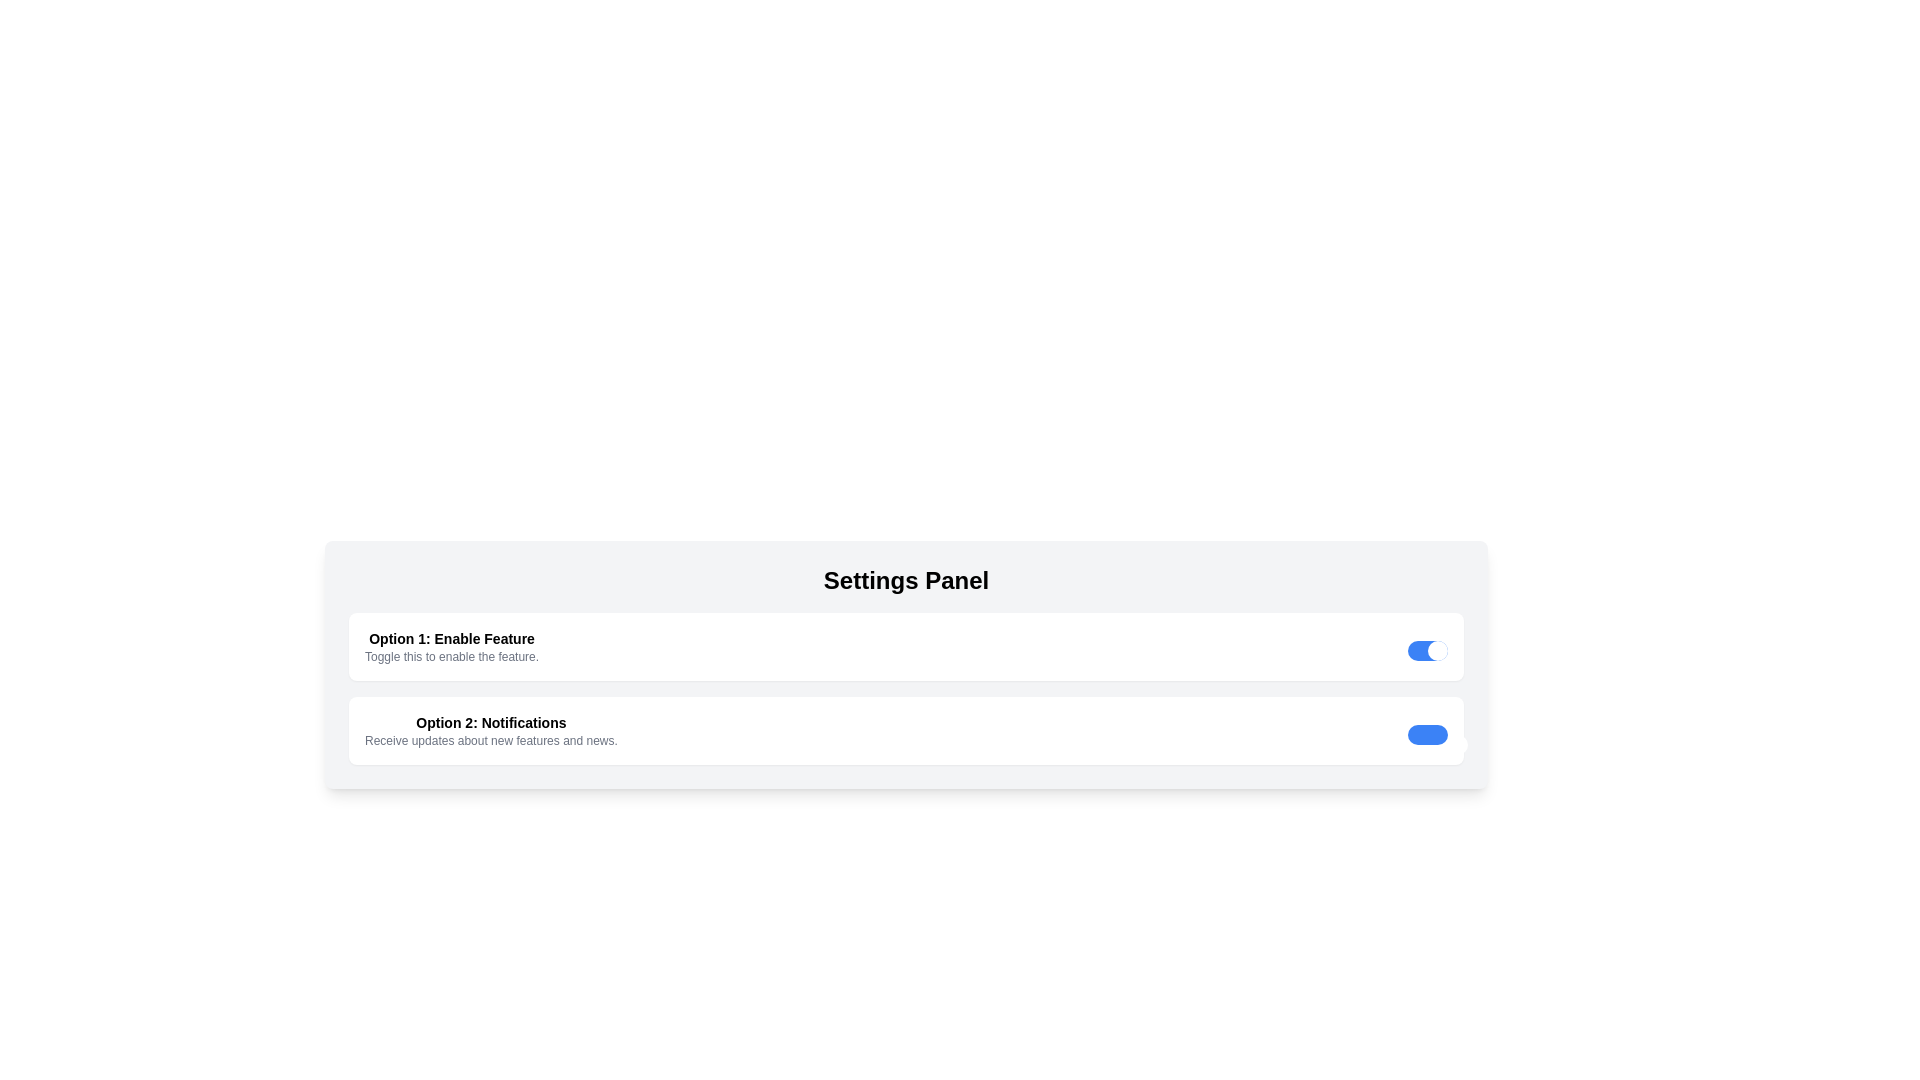 This screenshot has width=1920, height=1080. Describe the element at coordinates (905, 581) in the screenshot. I see `text of the heading element that serves as the title for the settings panel, positioned at the uppermost part of the card-like interface` at that location.